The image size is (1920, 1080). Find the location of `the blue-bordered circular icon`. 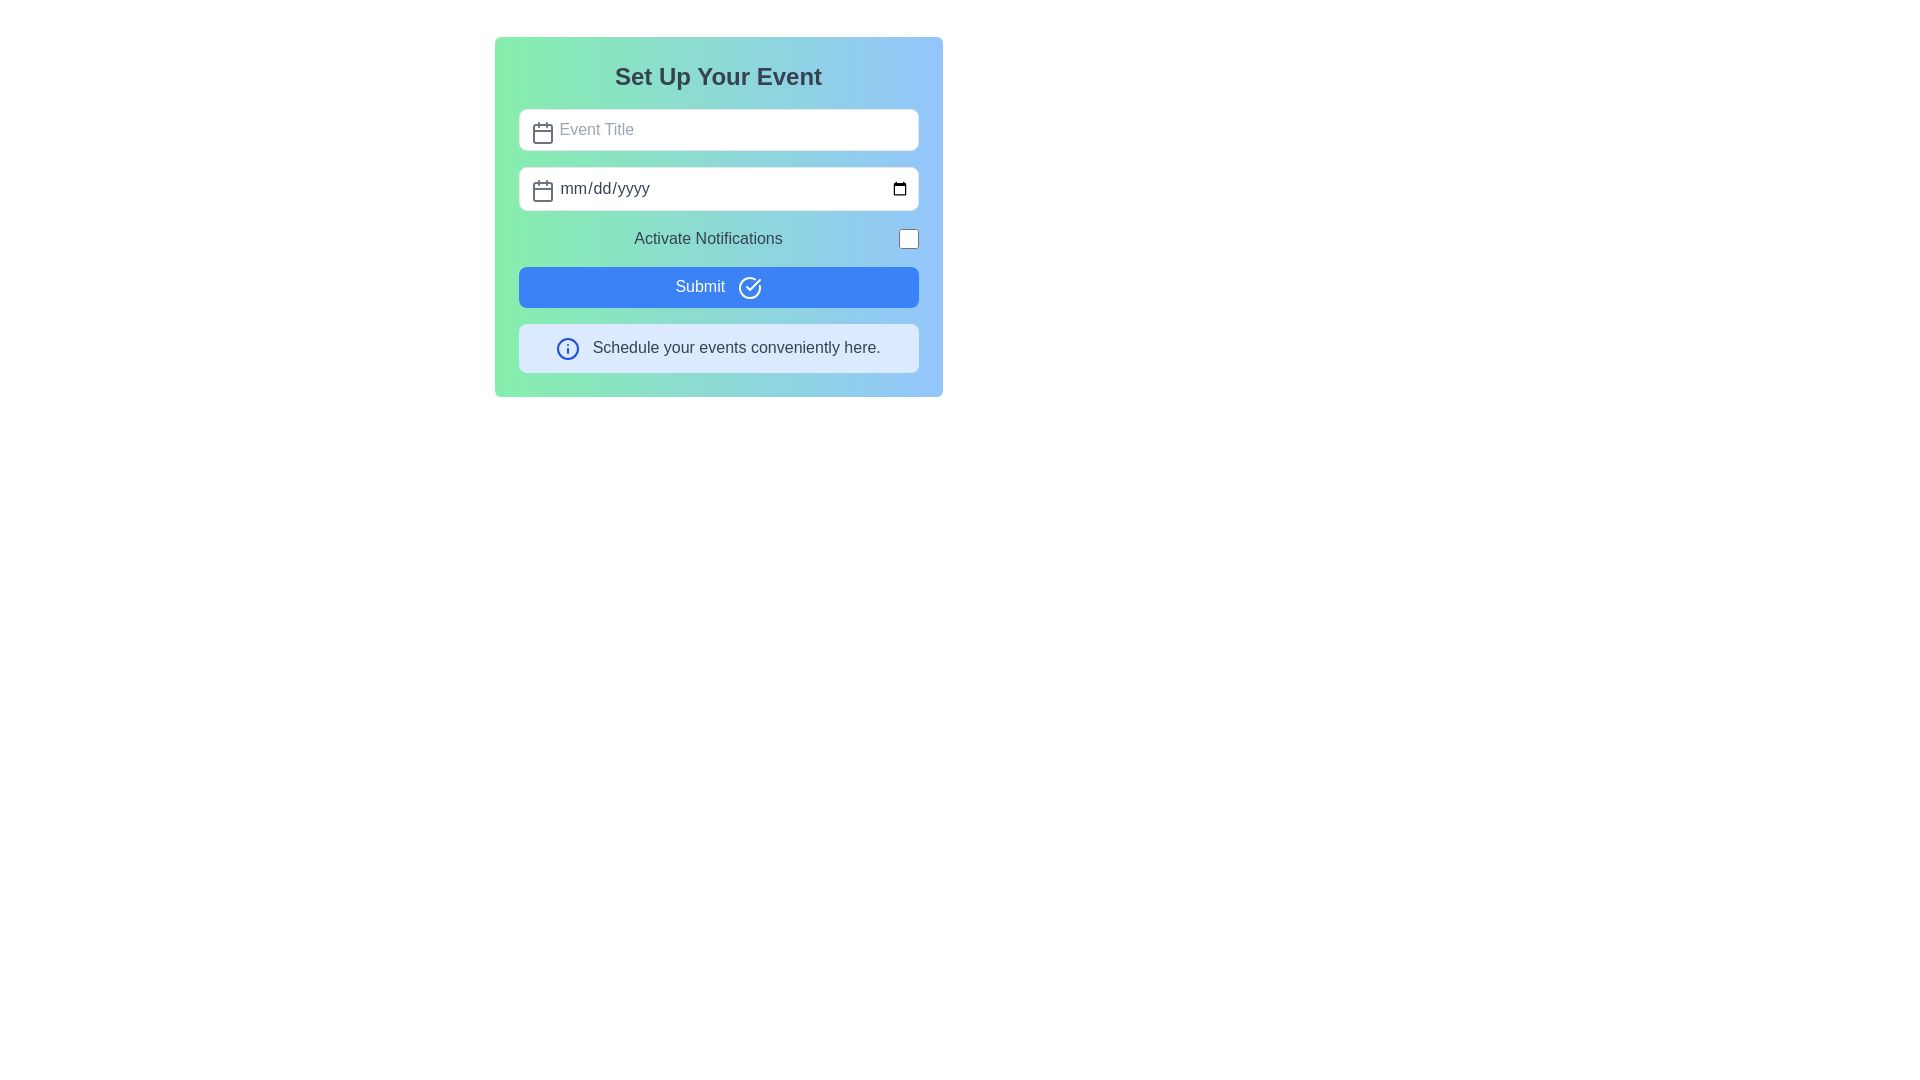

the blue-bordered circular icon is located at coordinates (567, 347).